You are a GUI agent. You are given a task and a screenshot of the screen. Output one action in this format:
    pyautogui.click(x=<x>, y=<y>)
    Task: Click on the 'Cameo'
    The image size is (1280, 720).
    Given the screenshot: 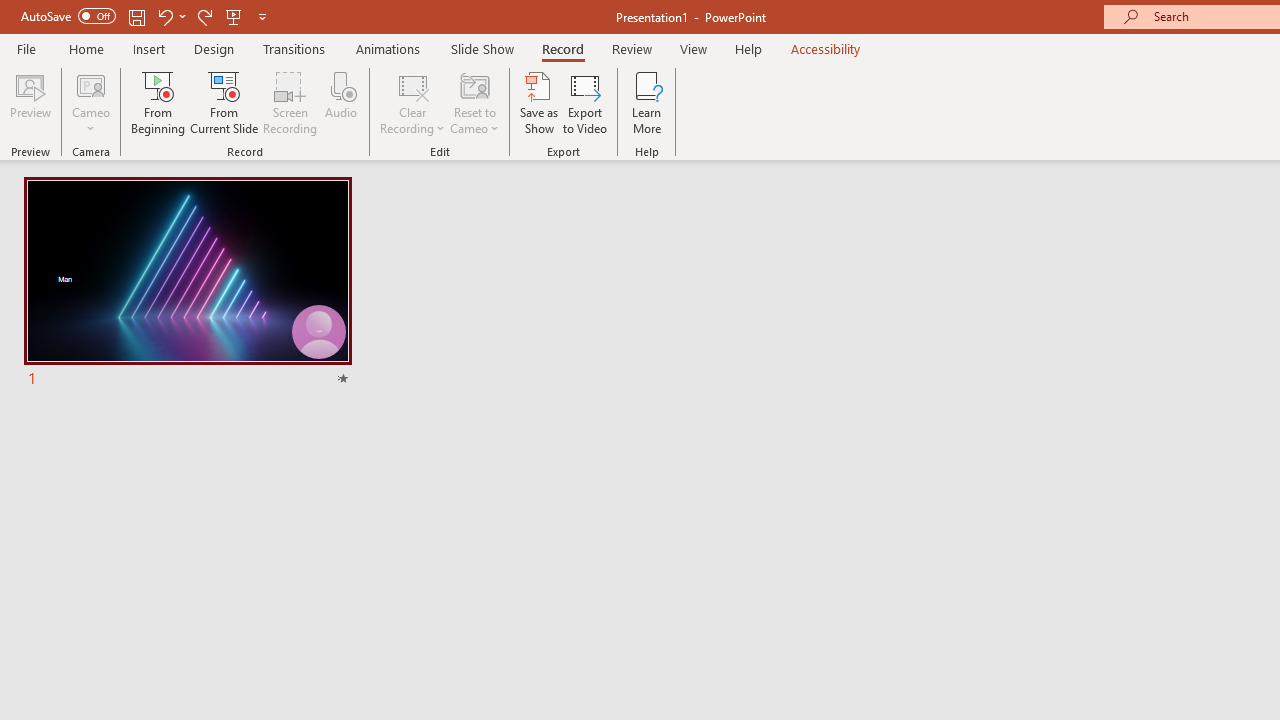 What is the action you would take?
    pyautogui.click(x=90, y=103)
    